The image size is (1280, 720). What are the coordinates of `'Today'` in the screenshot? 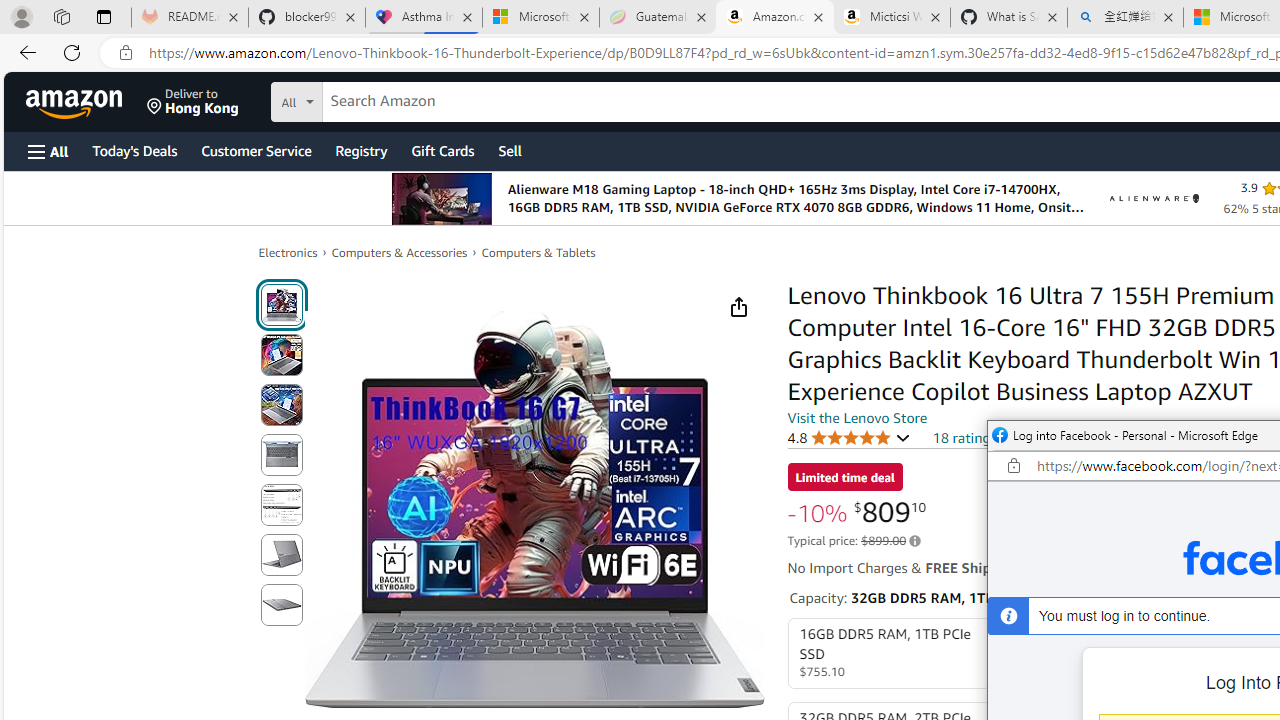 It's located at (133, 149).